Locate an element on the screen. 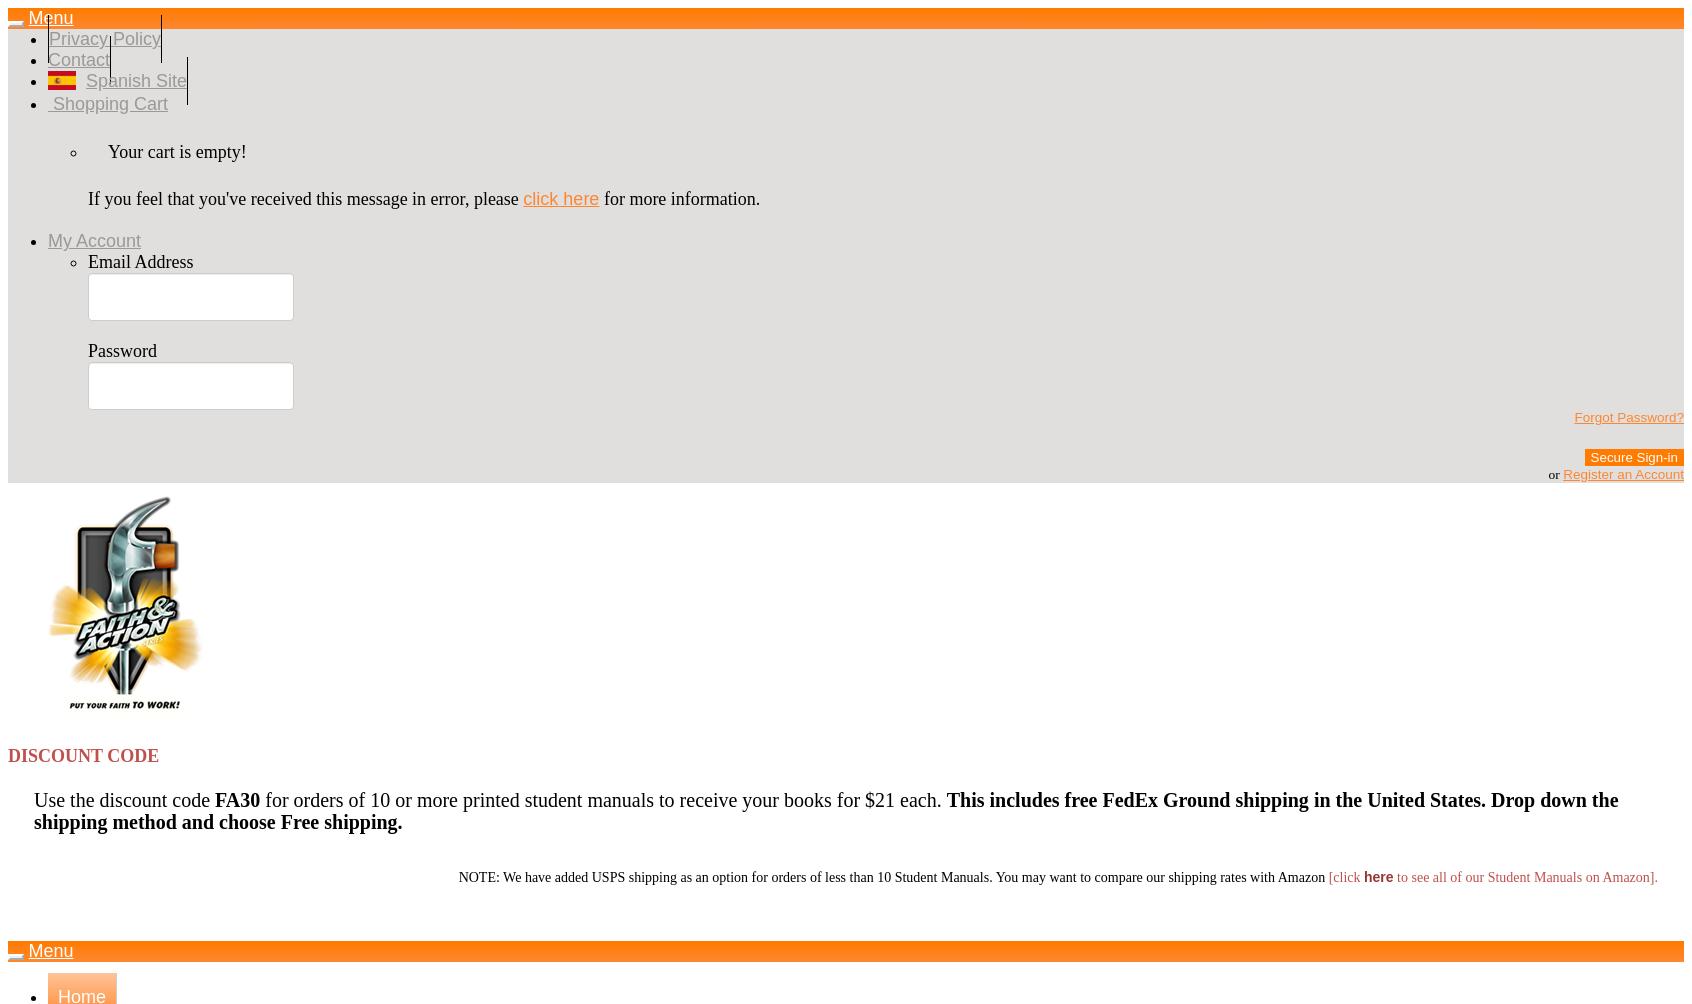 This screenshot has width=1692, height=1004. 'If you feel that you've received this message in error, please' is located at coordinates (304, 197).